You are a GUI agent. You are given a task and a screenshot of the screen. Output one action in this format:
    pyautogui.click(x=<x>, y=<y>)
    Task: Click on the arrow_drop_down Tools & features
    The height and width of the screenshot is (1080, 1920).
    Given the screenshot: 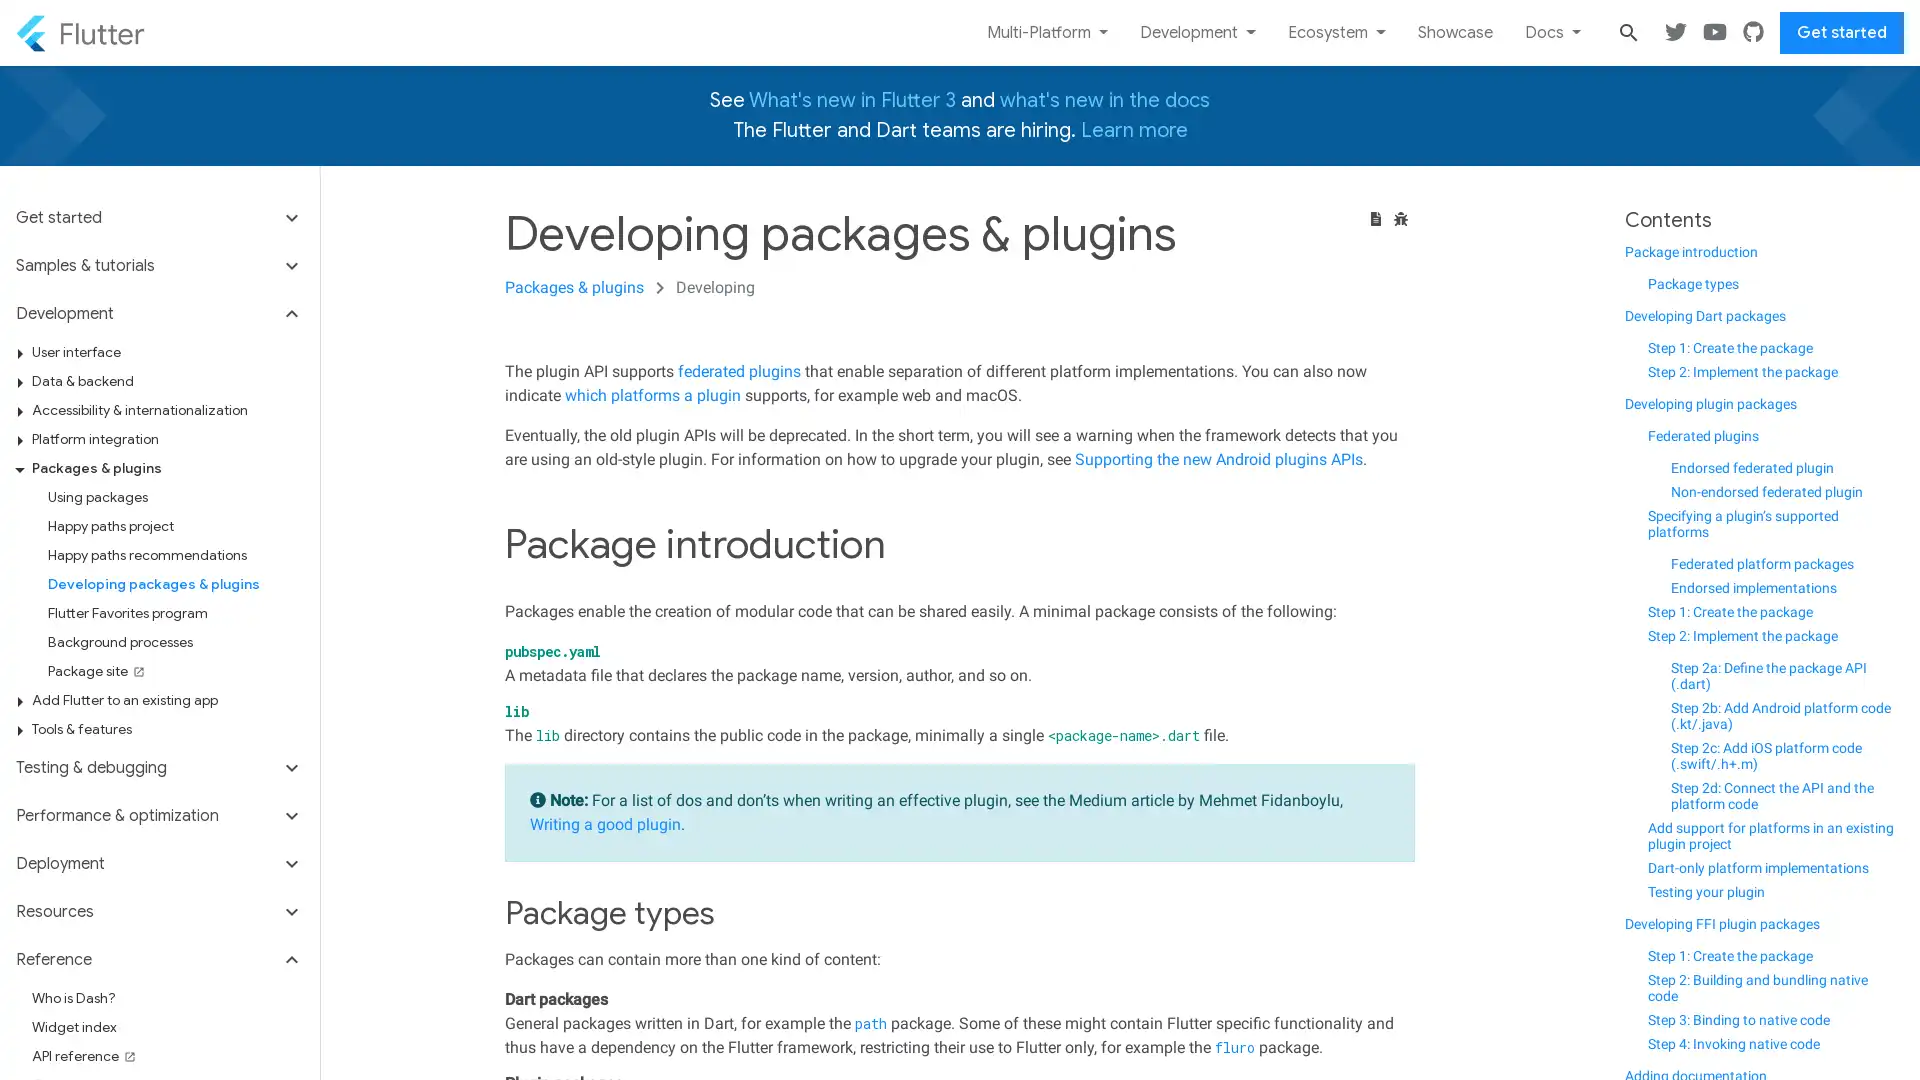 What is the action you would take?
    pyautogui.click(x=167, y=729)
    